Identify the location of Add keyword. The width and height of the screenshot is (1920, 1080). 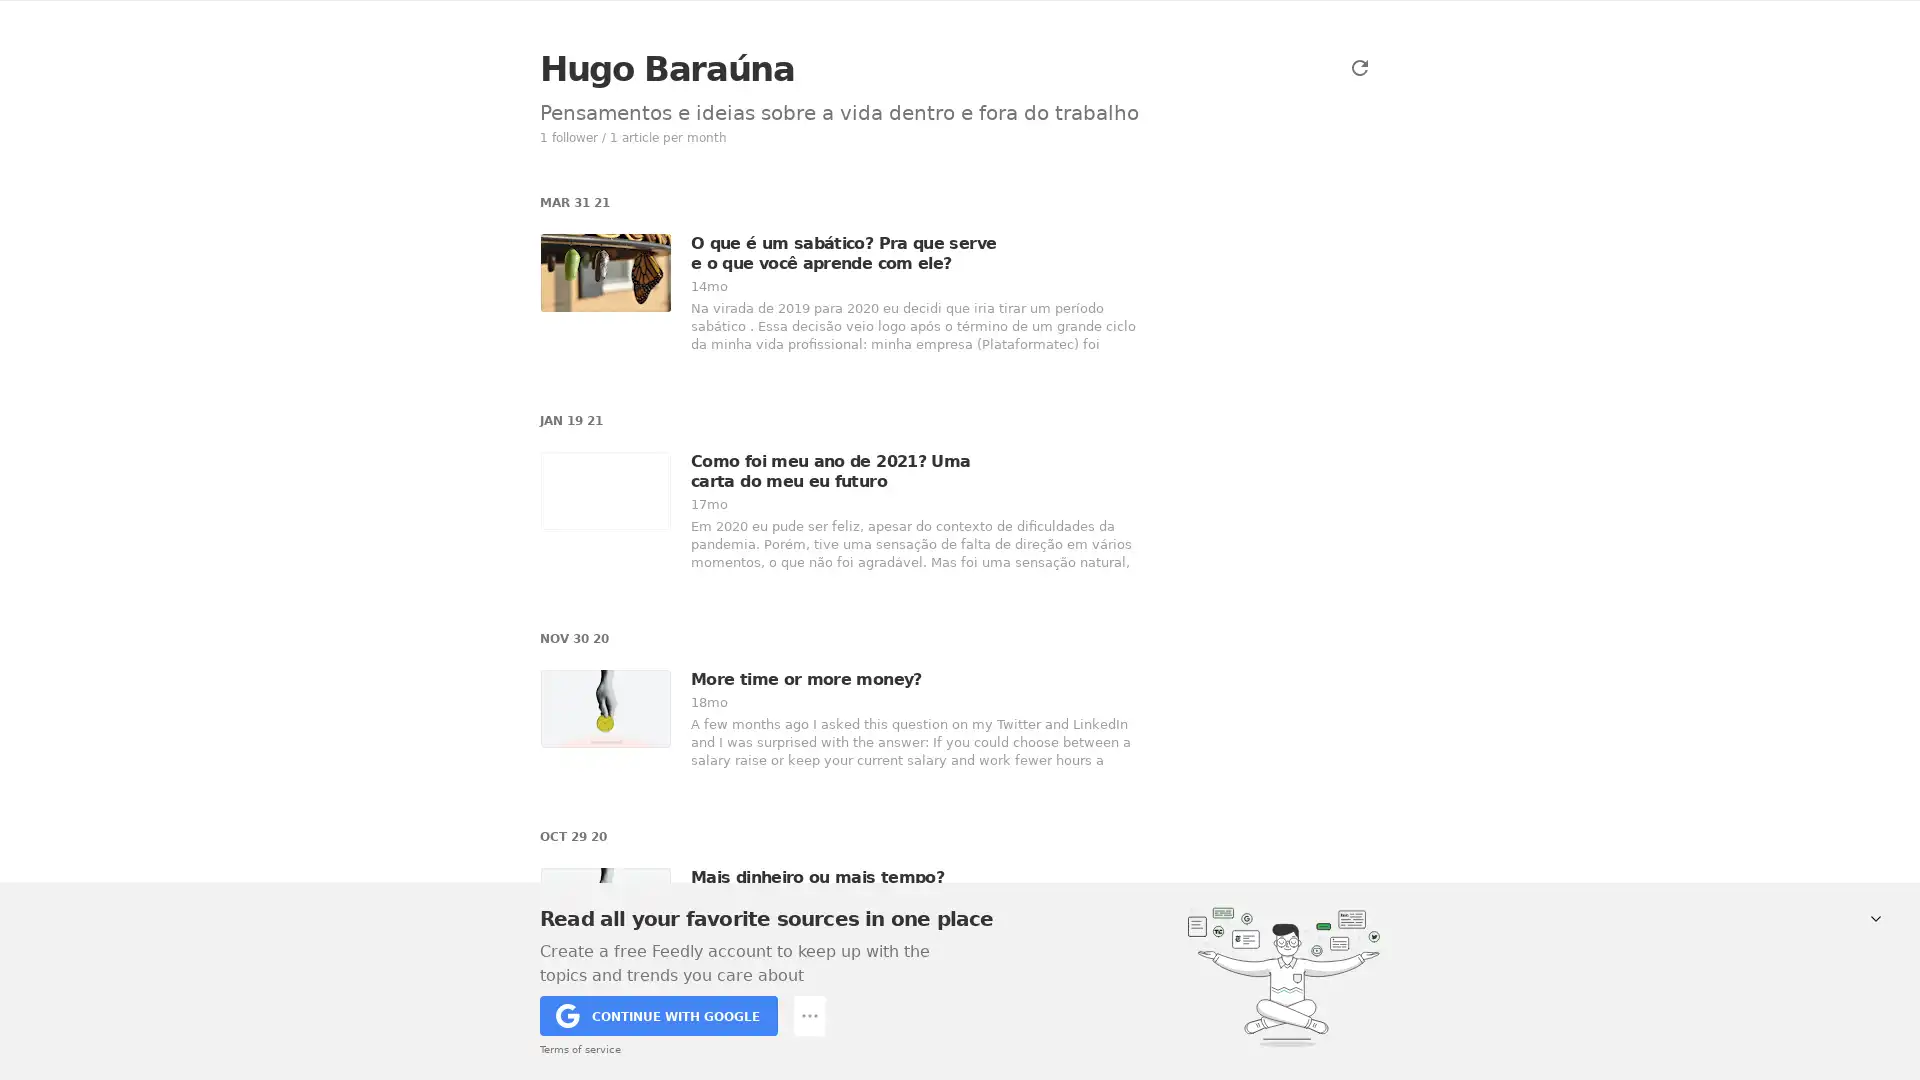
(810, 1015).